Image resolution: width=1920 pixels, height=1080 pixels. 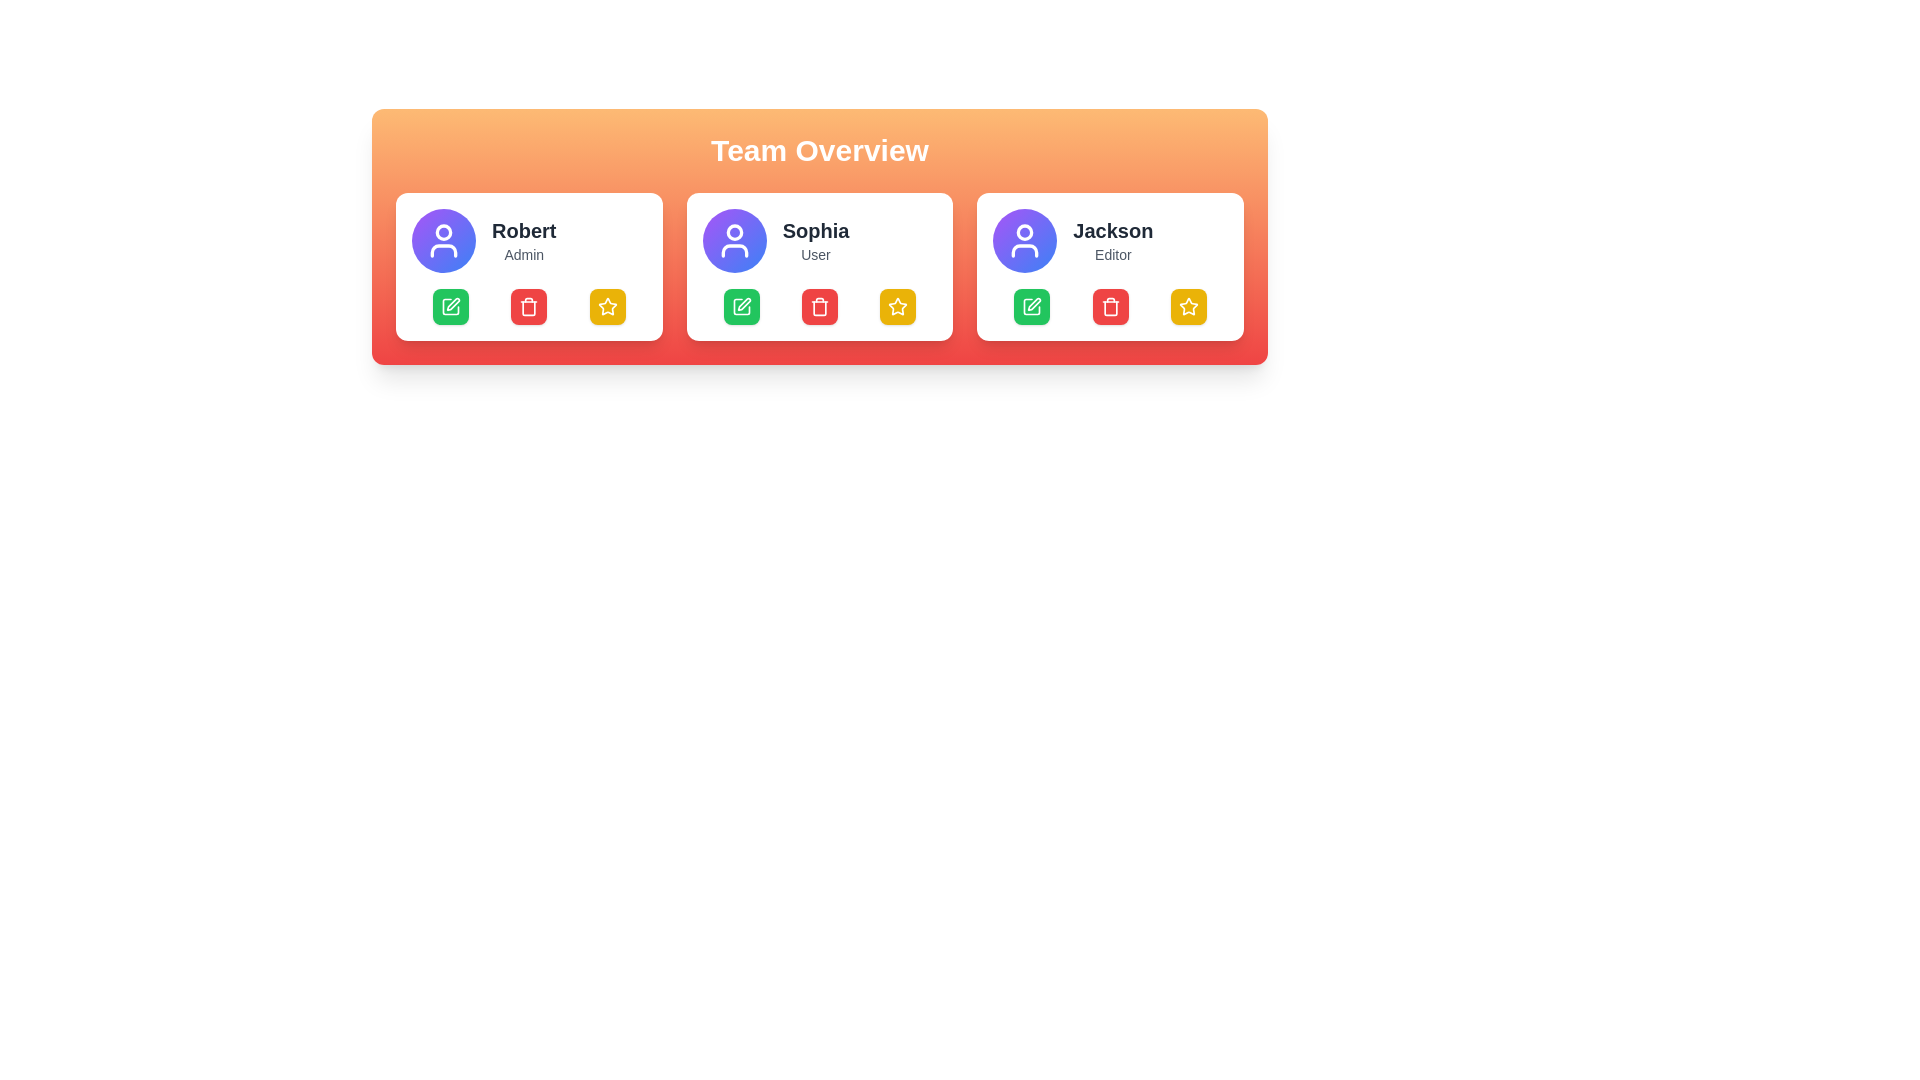 I want to click on the User Card Header element that features a circular avatar on the left and the name 'Jackson' in bold black text with 'Editor' in smaller gray text underneath, located in the top-center of the third card from the left, so click(x=1109, y=239).